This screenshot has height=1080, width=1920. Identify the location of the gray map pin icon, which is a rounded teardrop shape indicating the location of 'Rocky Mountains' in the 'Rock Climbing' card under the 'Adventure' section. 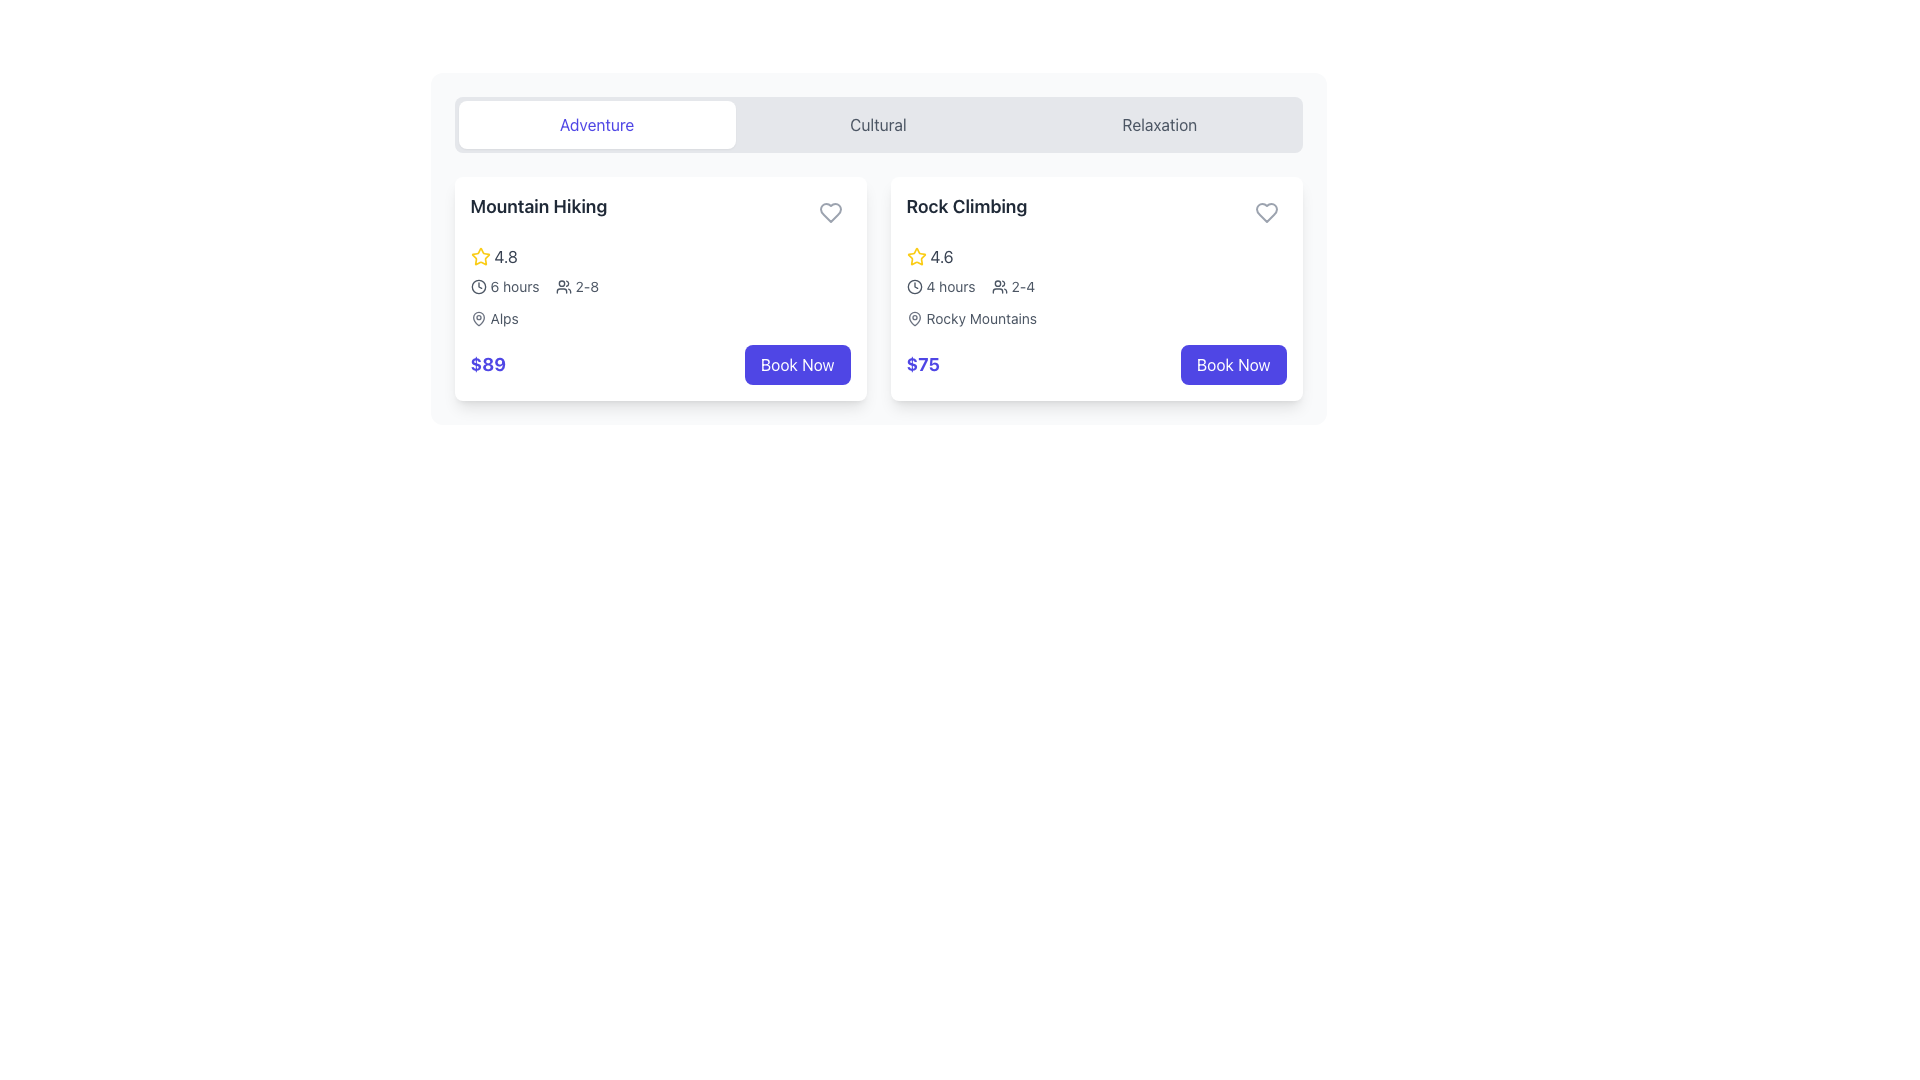
(913, 318).